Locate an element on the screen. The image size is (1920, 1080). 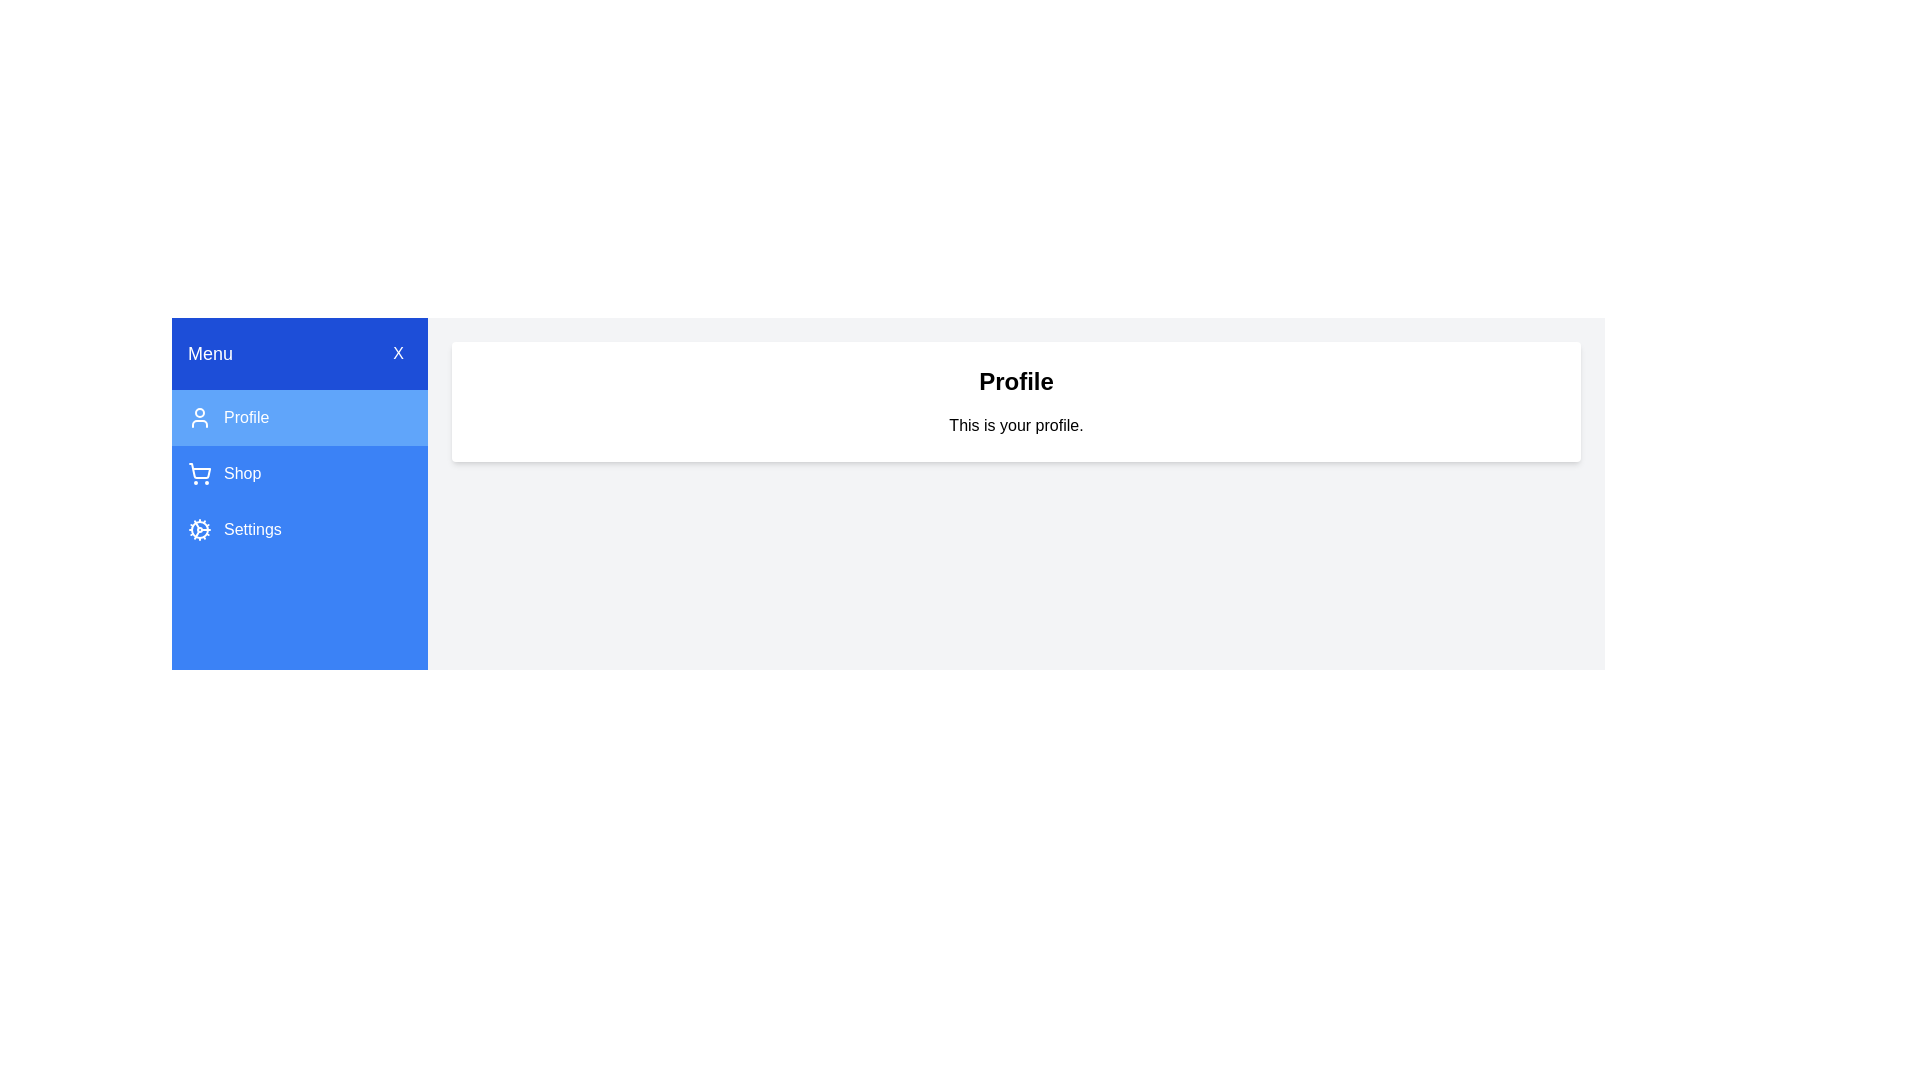
the text 'This is your profile.' is located at coordinates (1016, 424).